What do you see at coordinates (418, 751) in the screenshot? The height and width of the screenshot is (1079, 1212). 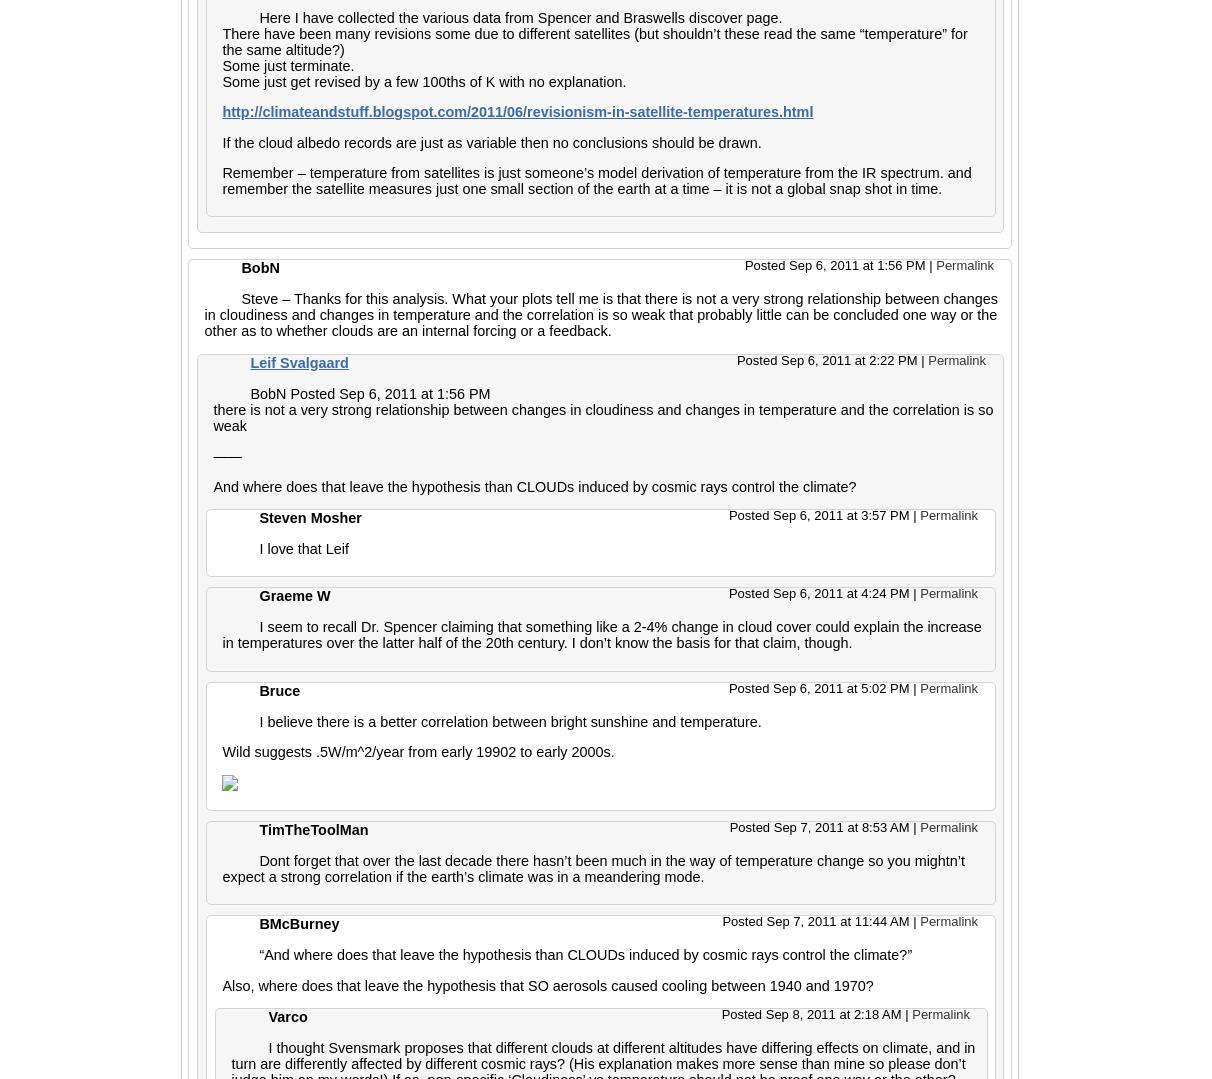 I see `'Wild suggests .5W/m^2/year from early 19902 to early 2000s.'` at bounding box center [418, 751].